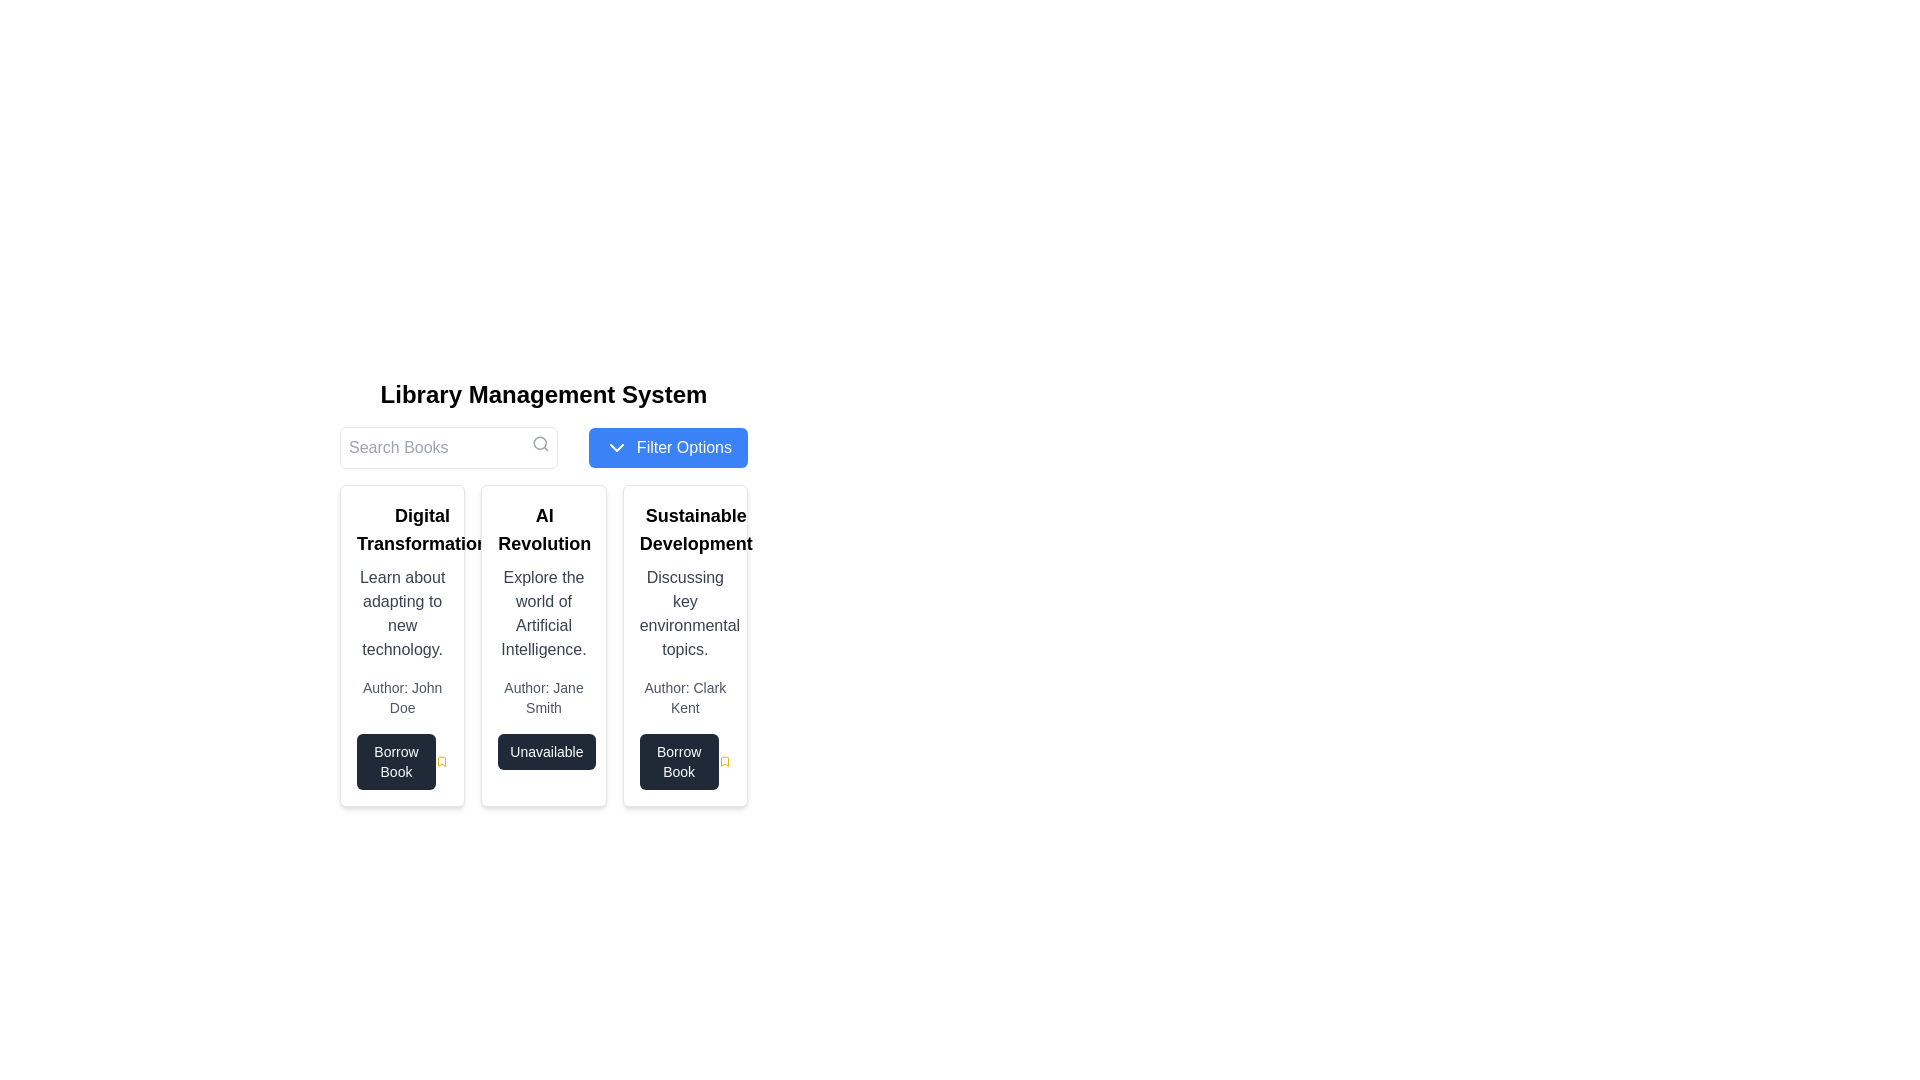  I want to click on information displayed on the Card about Artificial Intelligence, which is located in the middle of a three-column grid layout beneath the 'Library Management System' heading, so click(543, 592).